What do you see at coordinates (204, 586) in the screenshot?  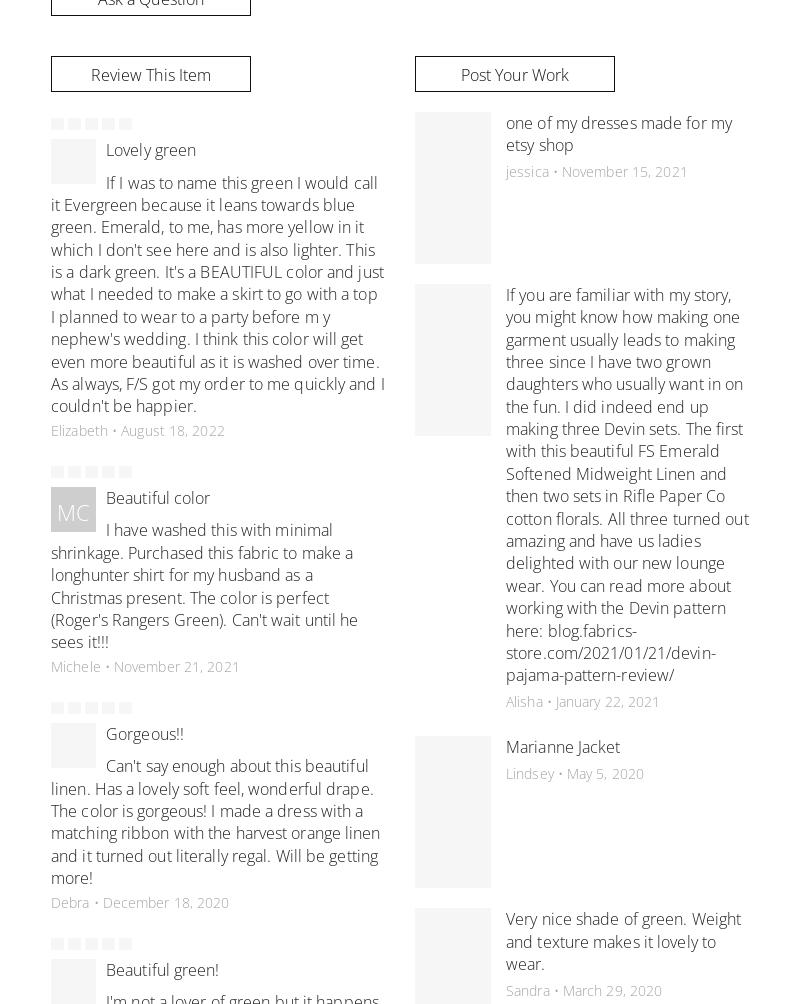 I see `'I have washed this with minimal shrinkage.  Purchased this fabric to make a longhunter shirt for my husband as a Christmas present.  The color is perfect (Roger's Rangers Green).  Can't wait until he sees it!!!'` at bounding box center [204, 586].